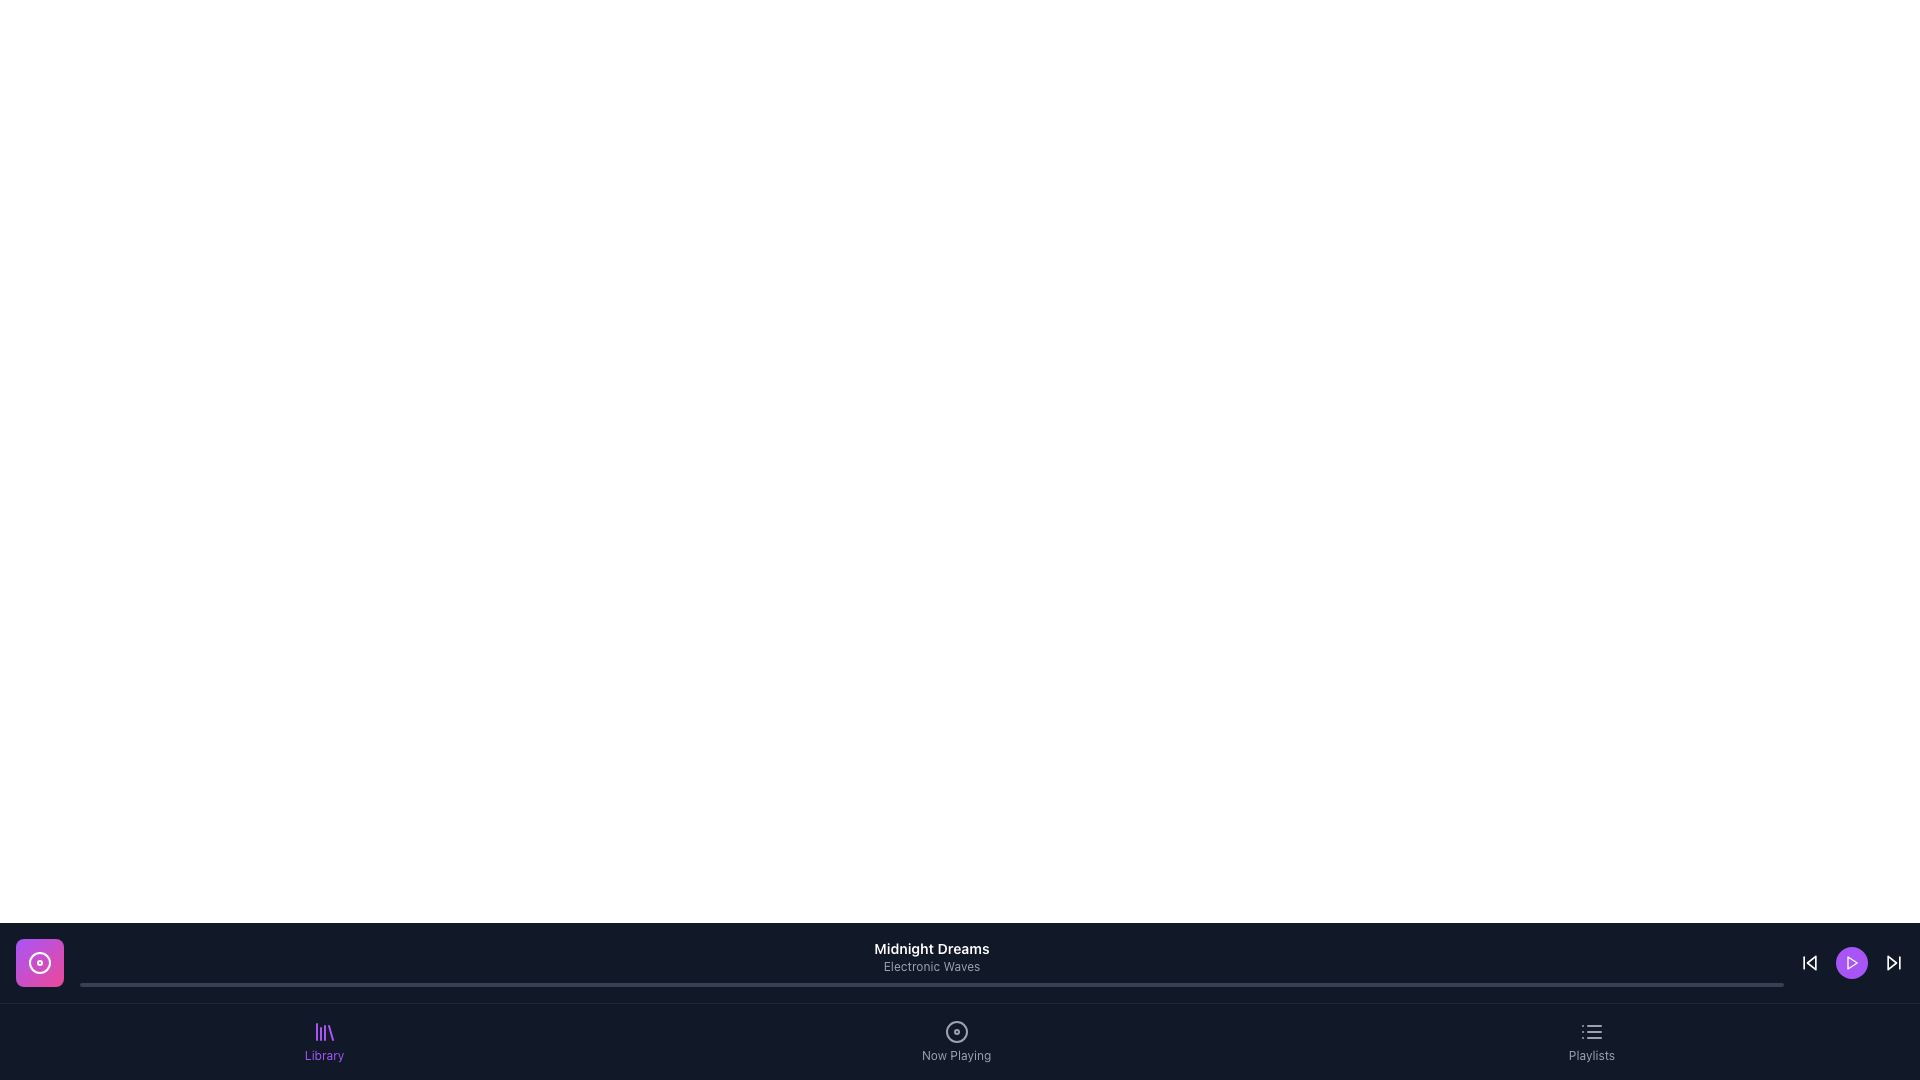 This screenshot has width=1920, height=1080. What do you see at coordinates (324, 1032) in the screenshot?
I see `the 'Library' icon located on the bottom bar of the interface` at bounding box center [324, 1032].